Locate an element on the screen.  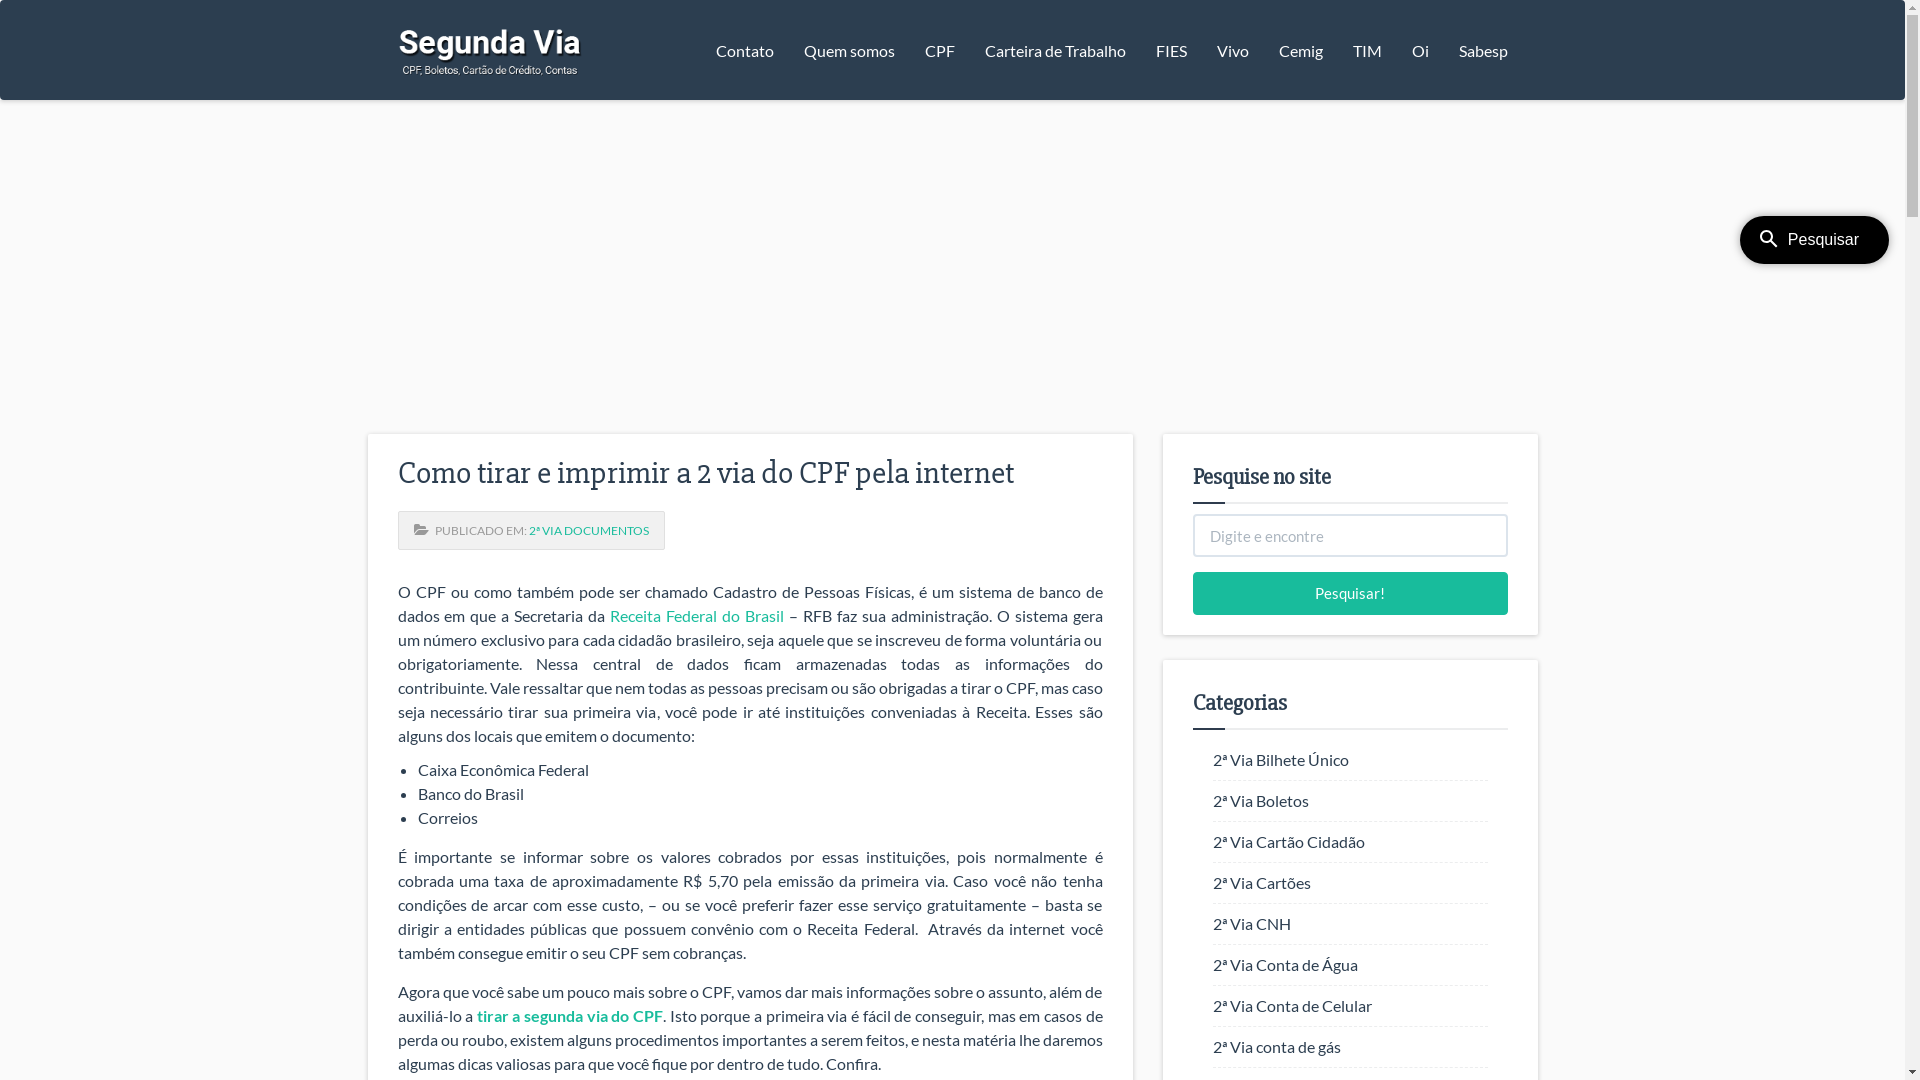
'Vivo' is located at coordinates (1232, 49).